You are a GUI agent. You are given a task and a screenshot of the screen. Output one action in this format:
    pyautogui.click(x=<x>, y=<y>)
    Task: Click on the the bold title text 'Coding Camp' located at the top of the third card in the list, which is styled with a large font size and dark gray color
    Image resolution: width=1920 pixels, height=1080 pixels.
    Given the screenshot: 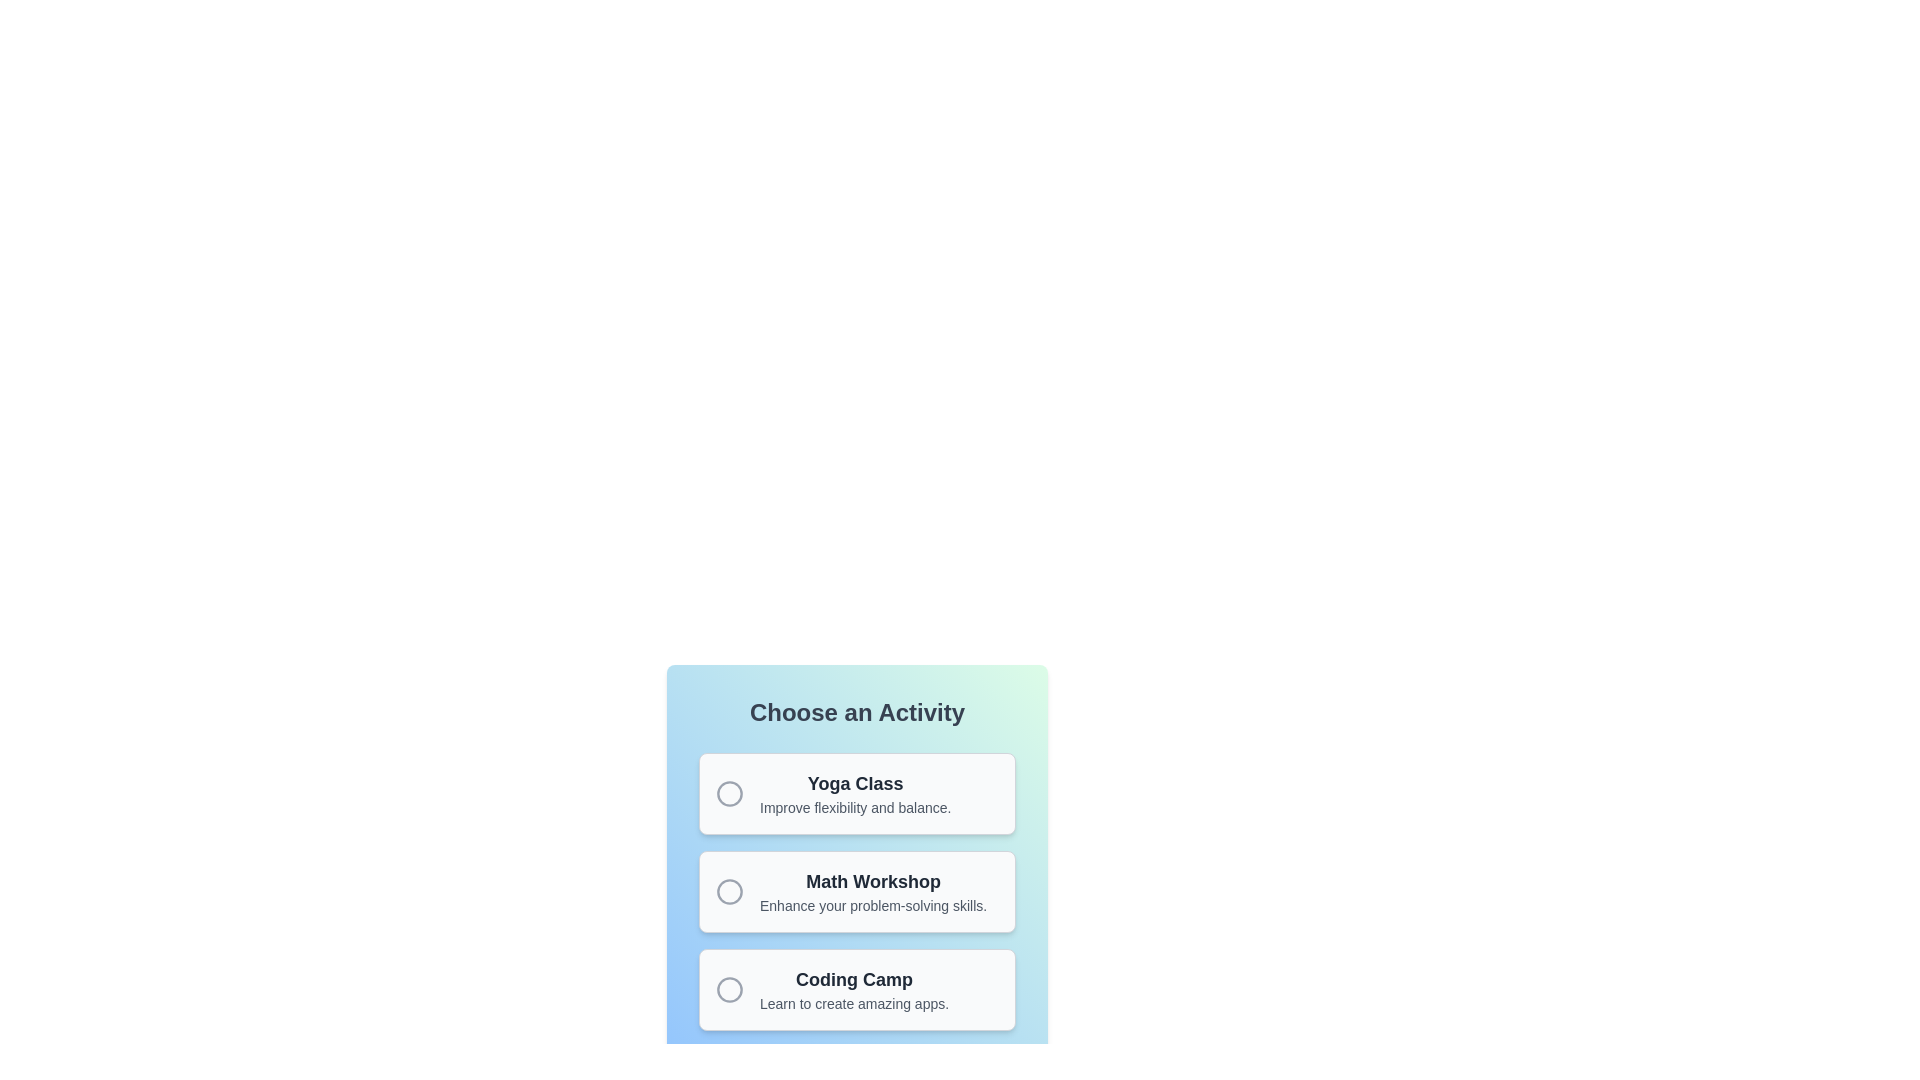 What is the action you would take?
    pyautogui.click(x=854, y=978)
    